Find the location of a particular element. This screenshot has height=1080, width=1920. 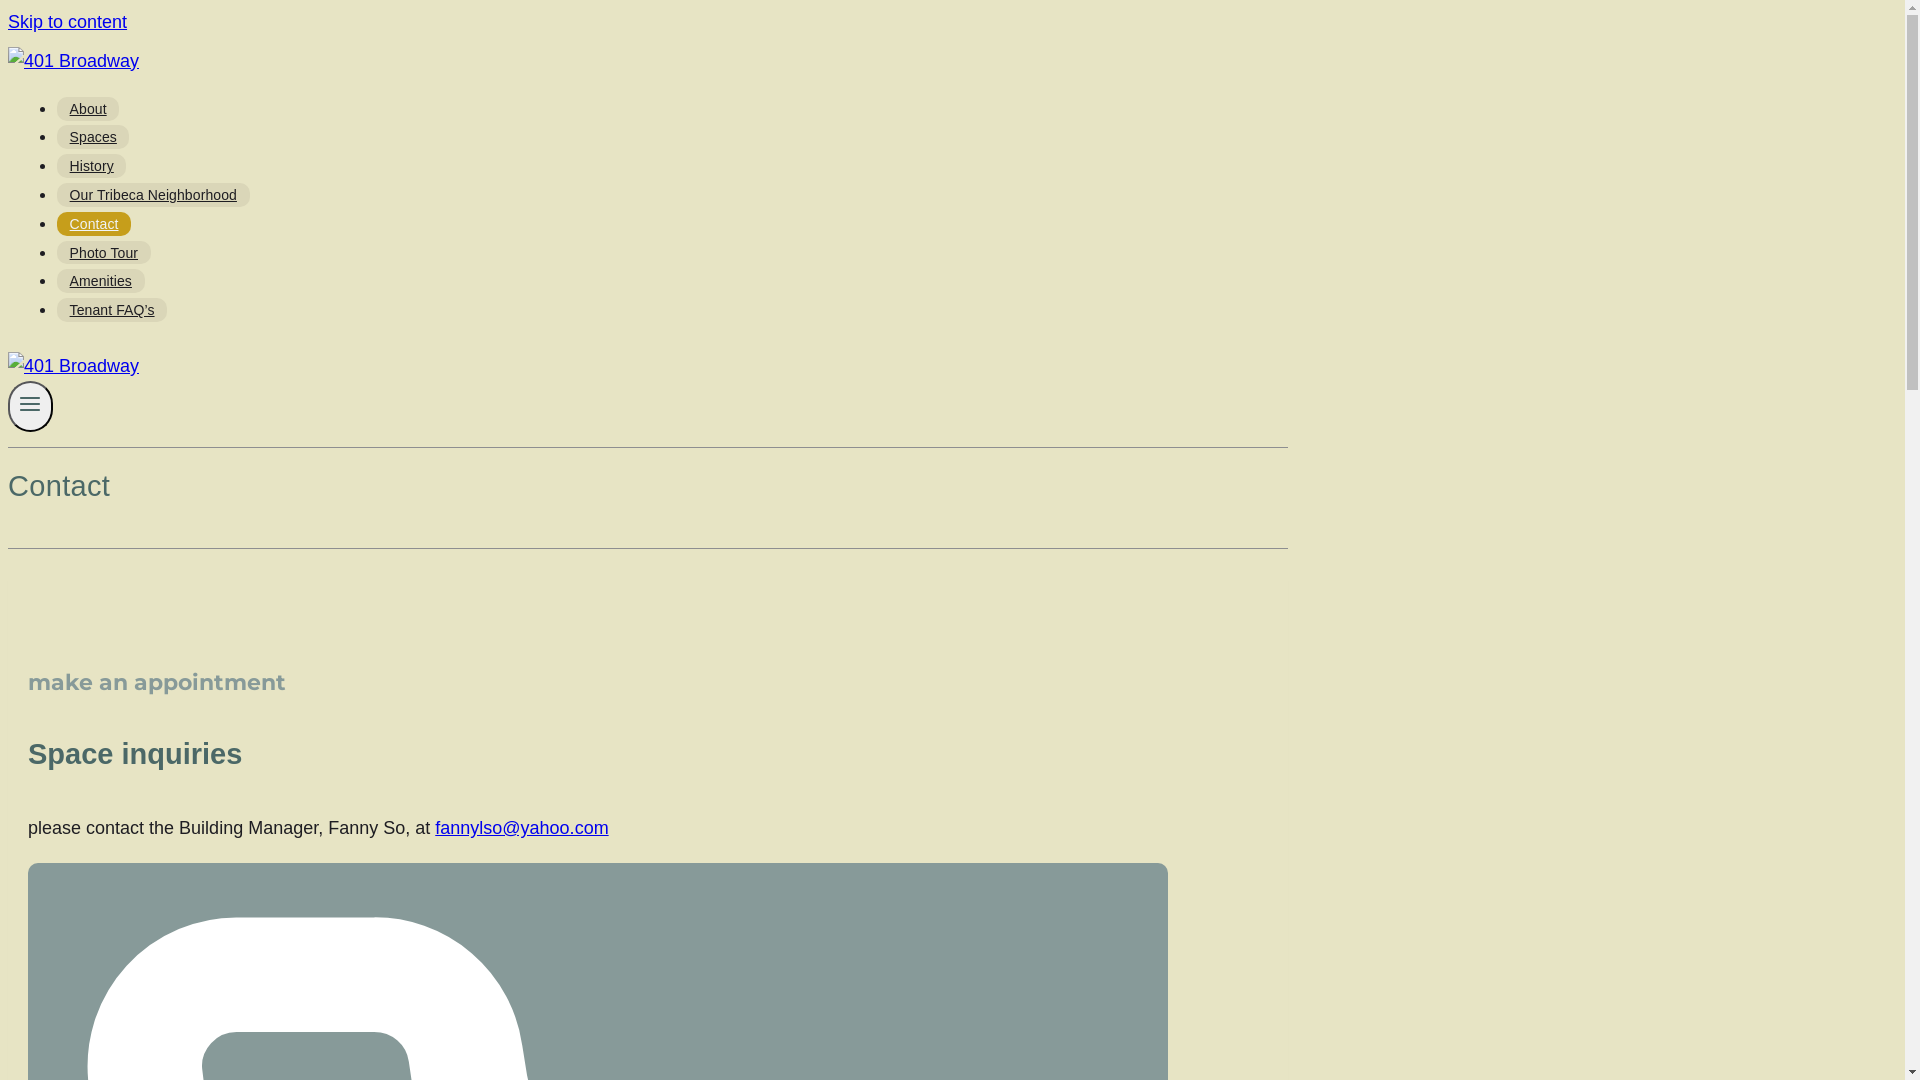

'Toggle Menu' is located at coordinates (30, 405).